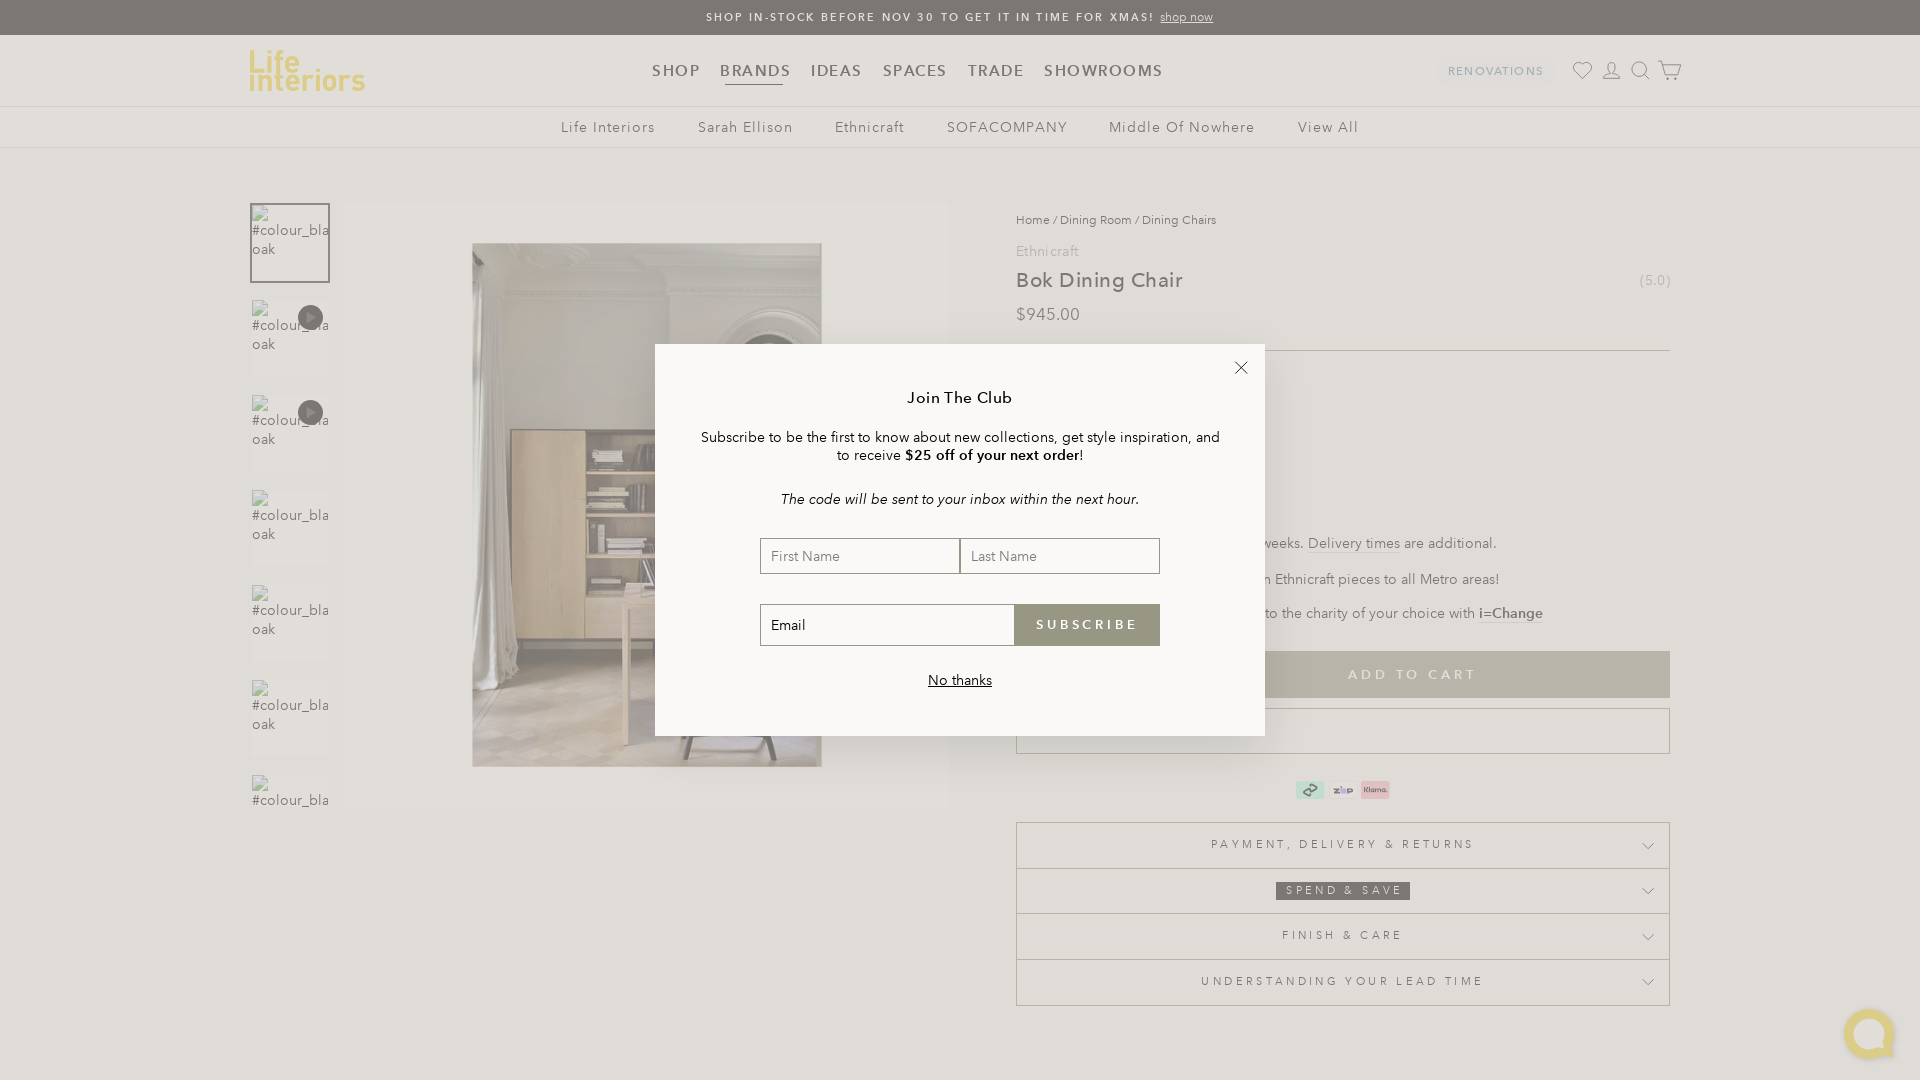  I want to click on 'No thanks', so click(960, 678).